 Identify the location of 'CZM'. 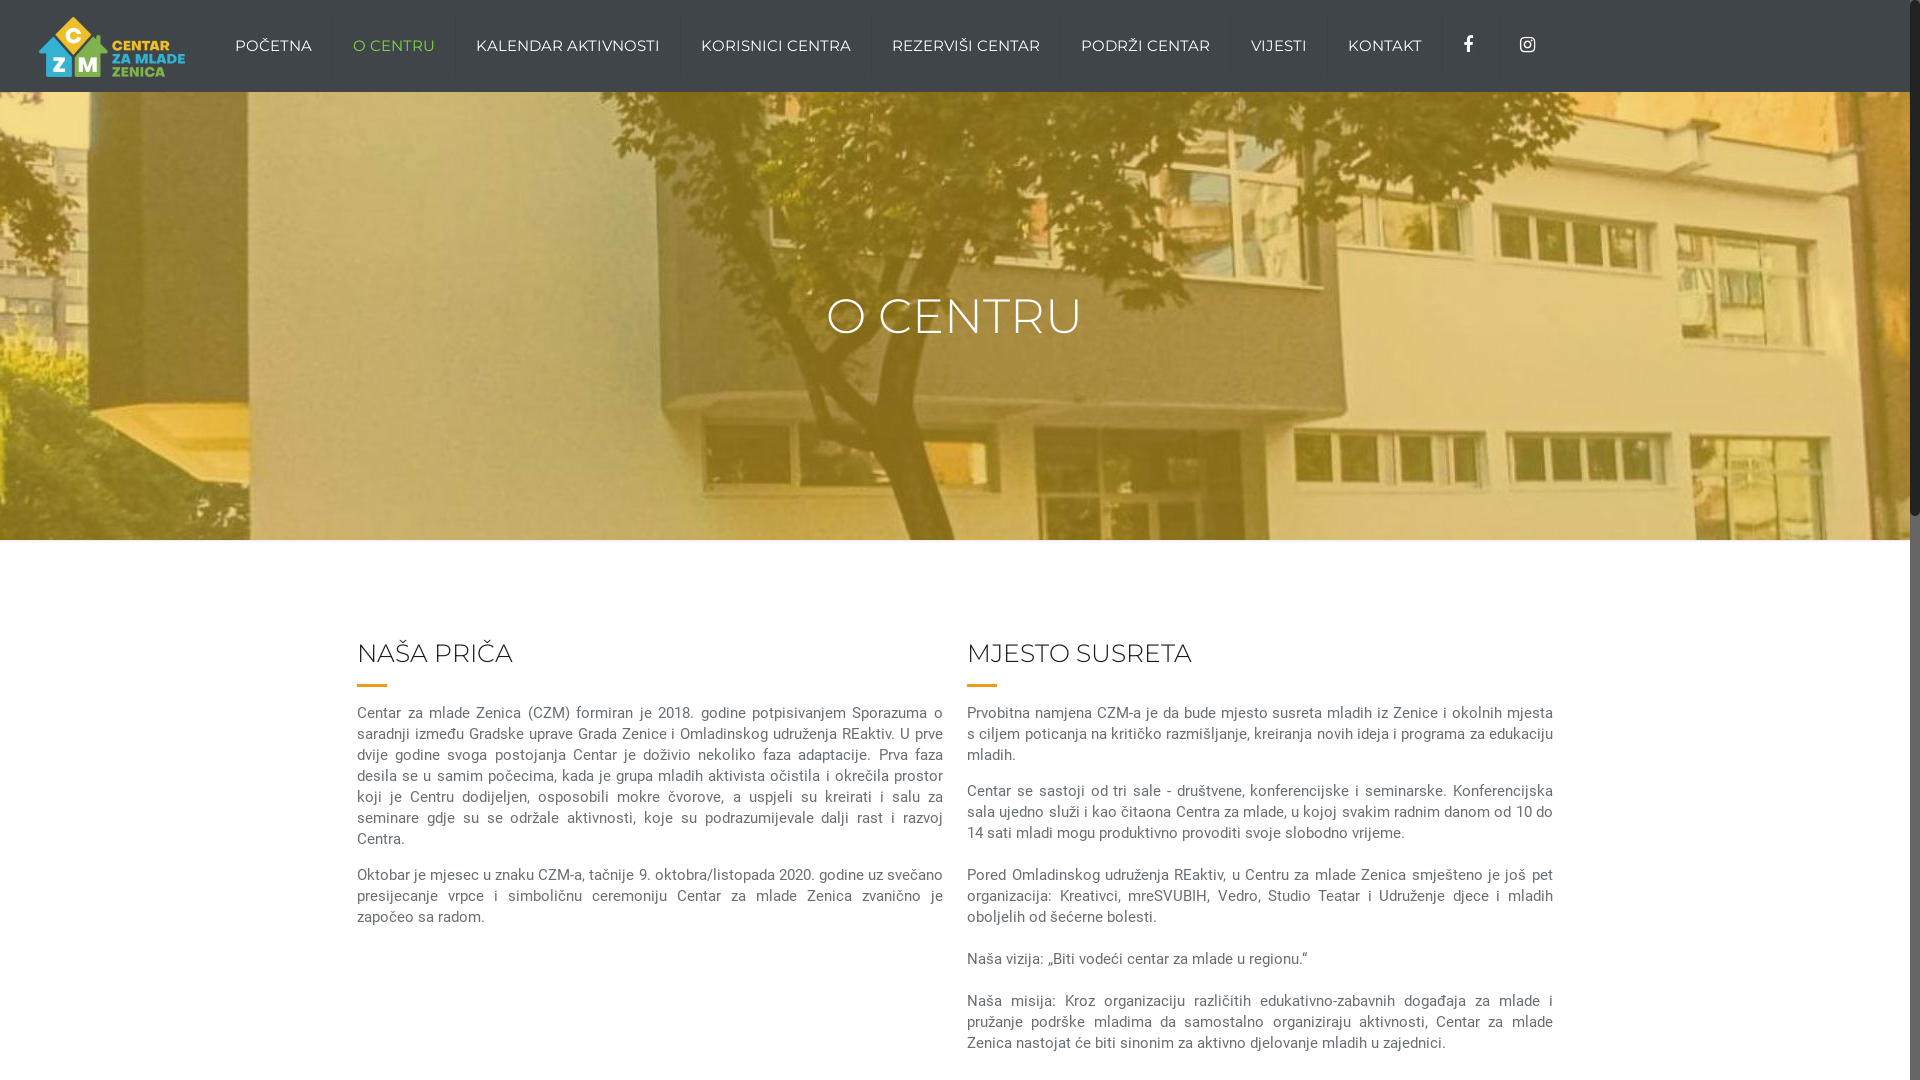
(110, 45).